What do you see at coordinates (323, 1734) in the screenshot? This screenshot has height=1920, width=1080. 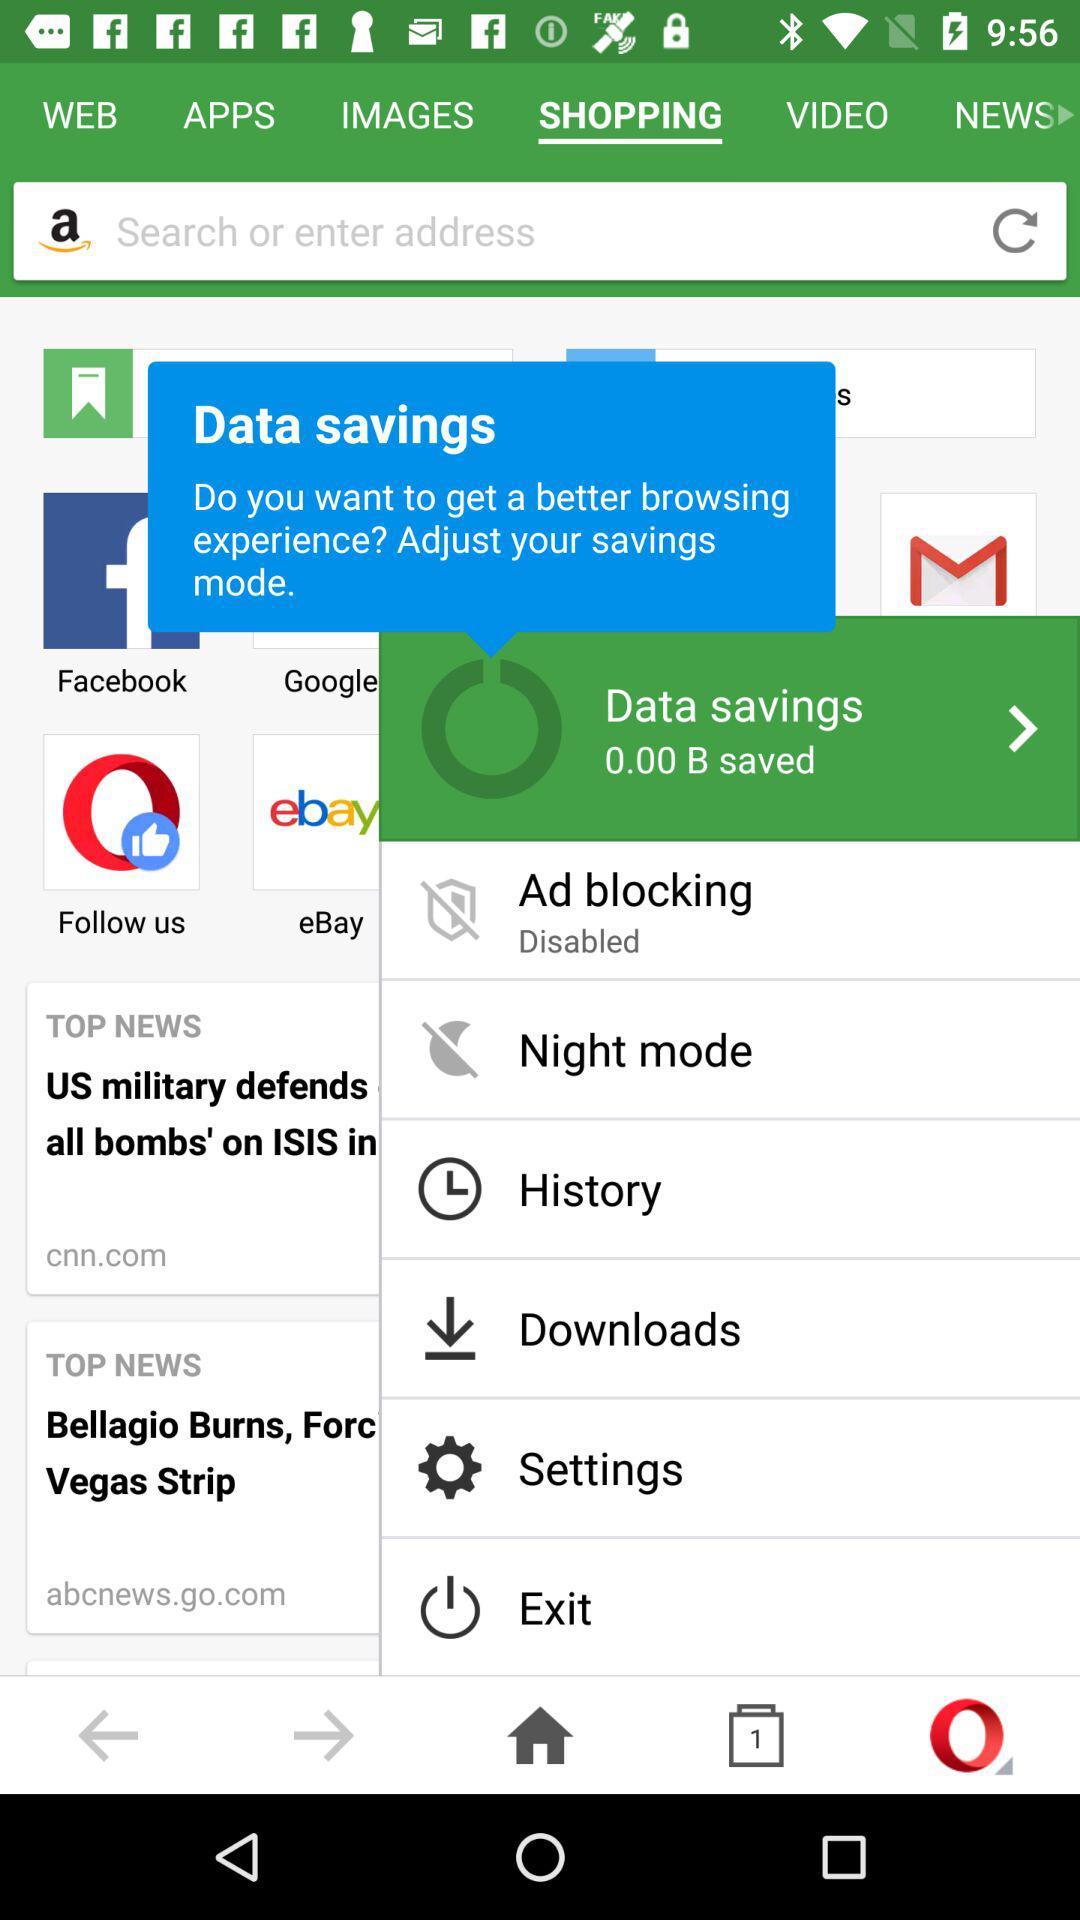 I see `the arrow_forward icon` at bounding box center [323, 1734].